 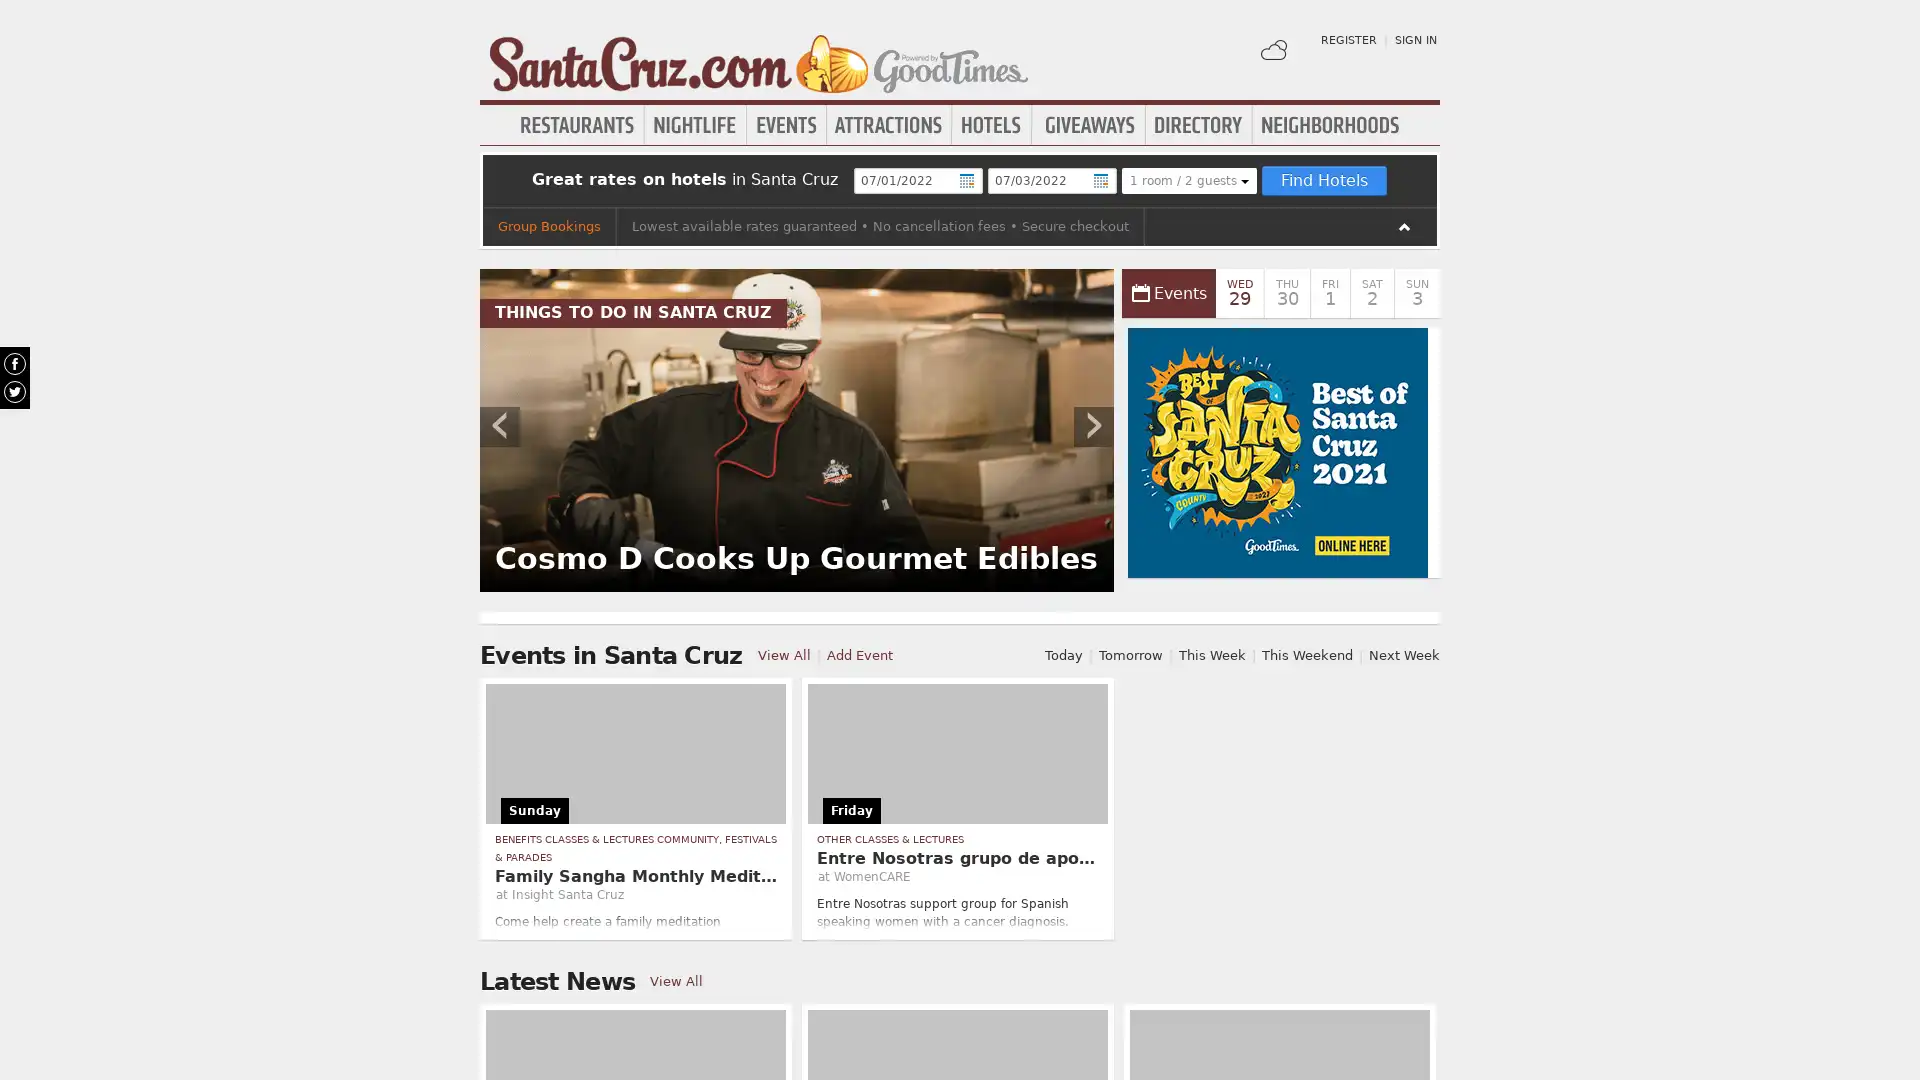 What do you see at coordinates (1323, 181) in the screenshot?
I see `Find Hotels` at bounding box center [1323, 181].